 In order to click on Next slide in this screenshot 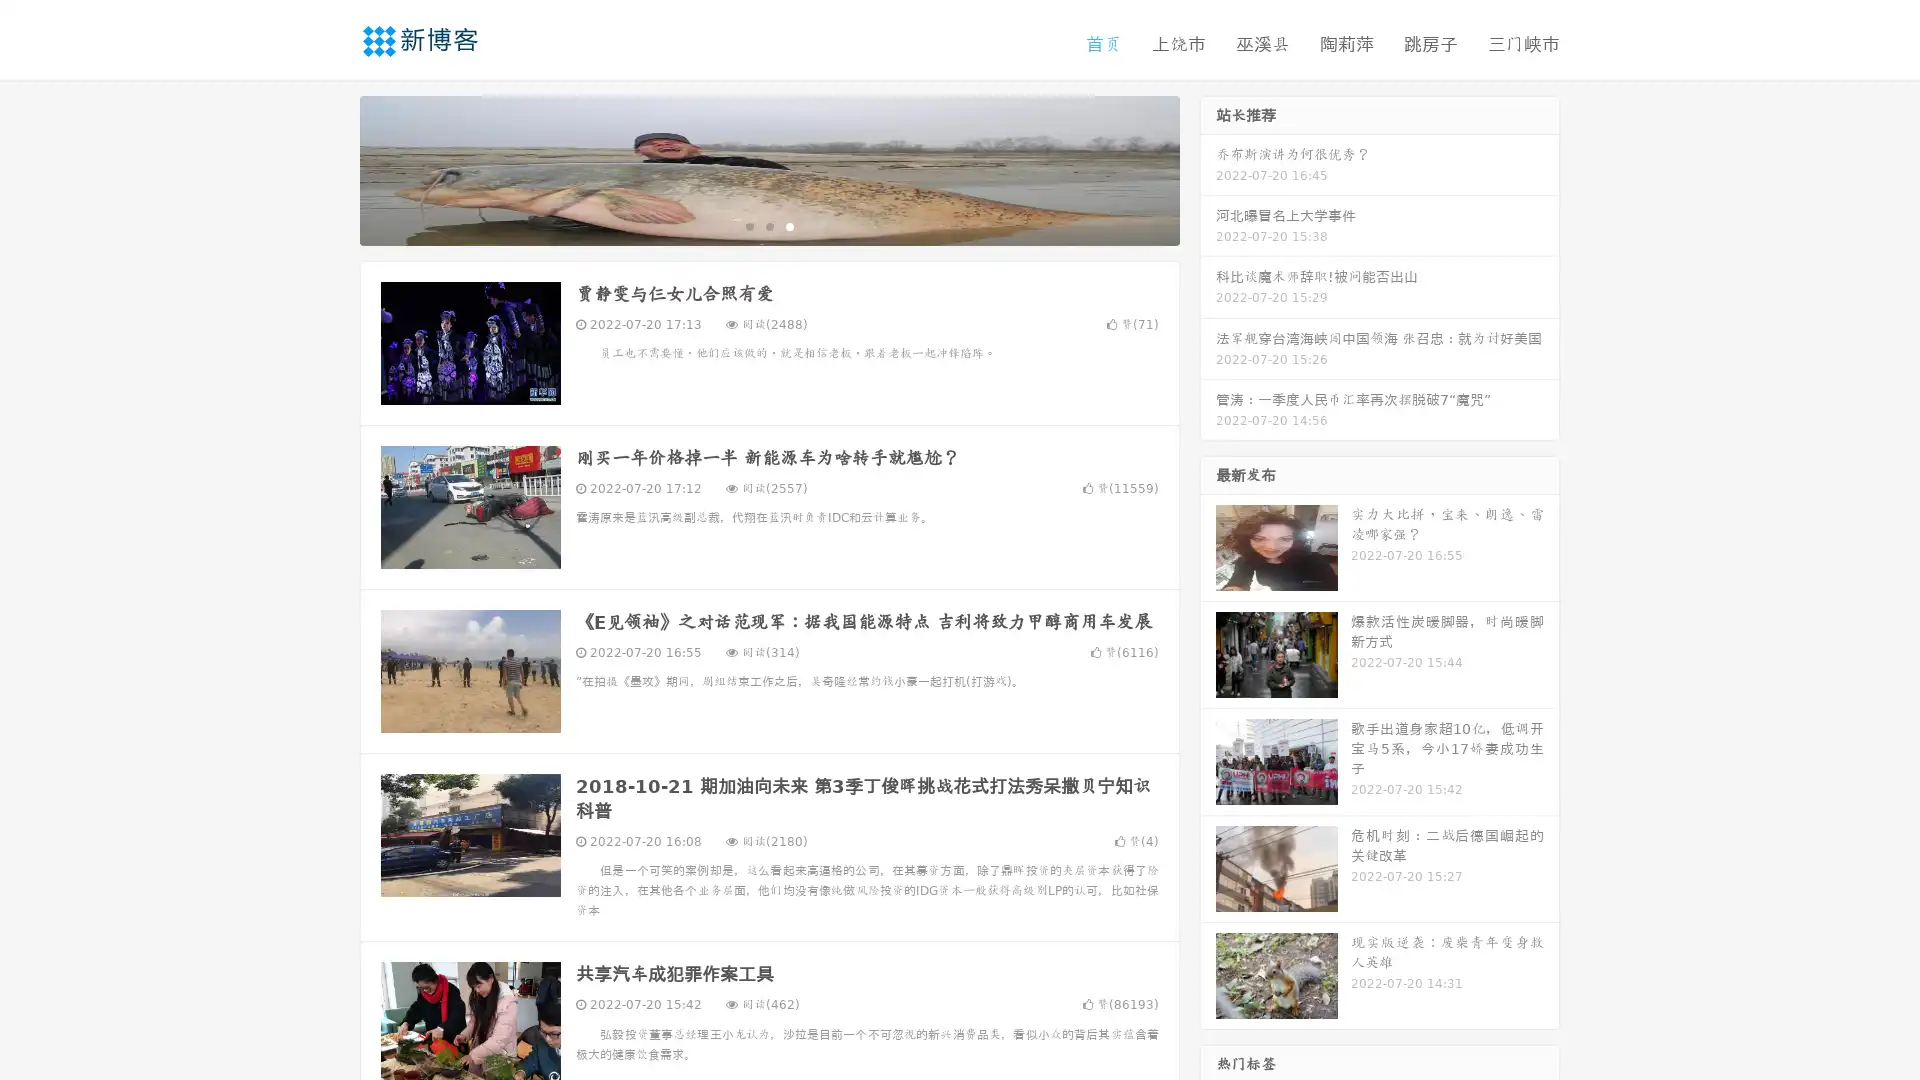, I will do `click(1208, 168)`.